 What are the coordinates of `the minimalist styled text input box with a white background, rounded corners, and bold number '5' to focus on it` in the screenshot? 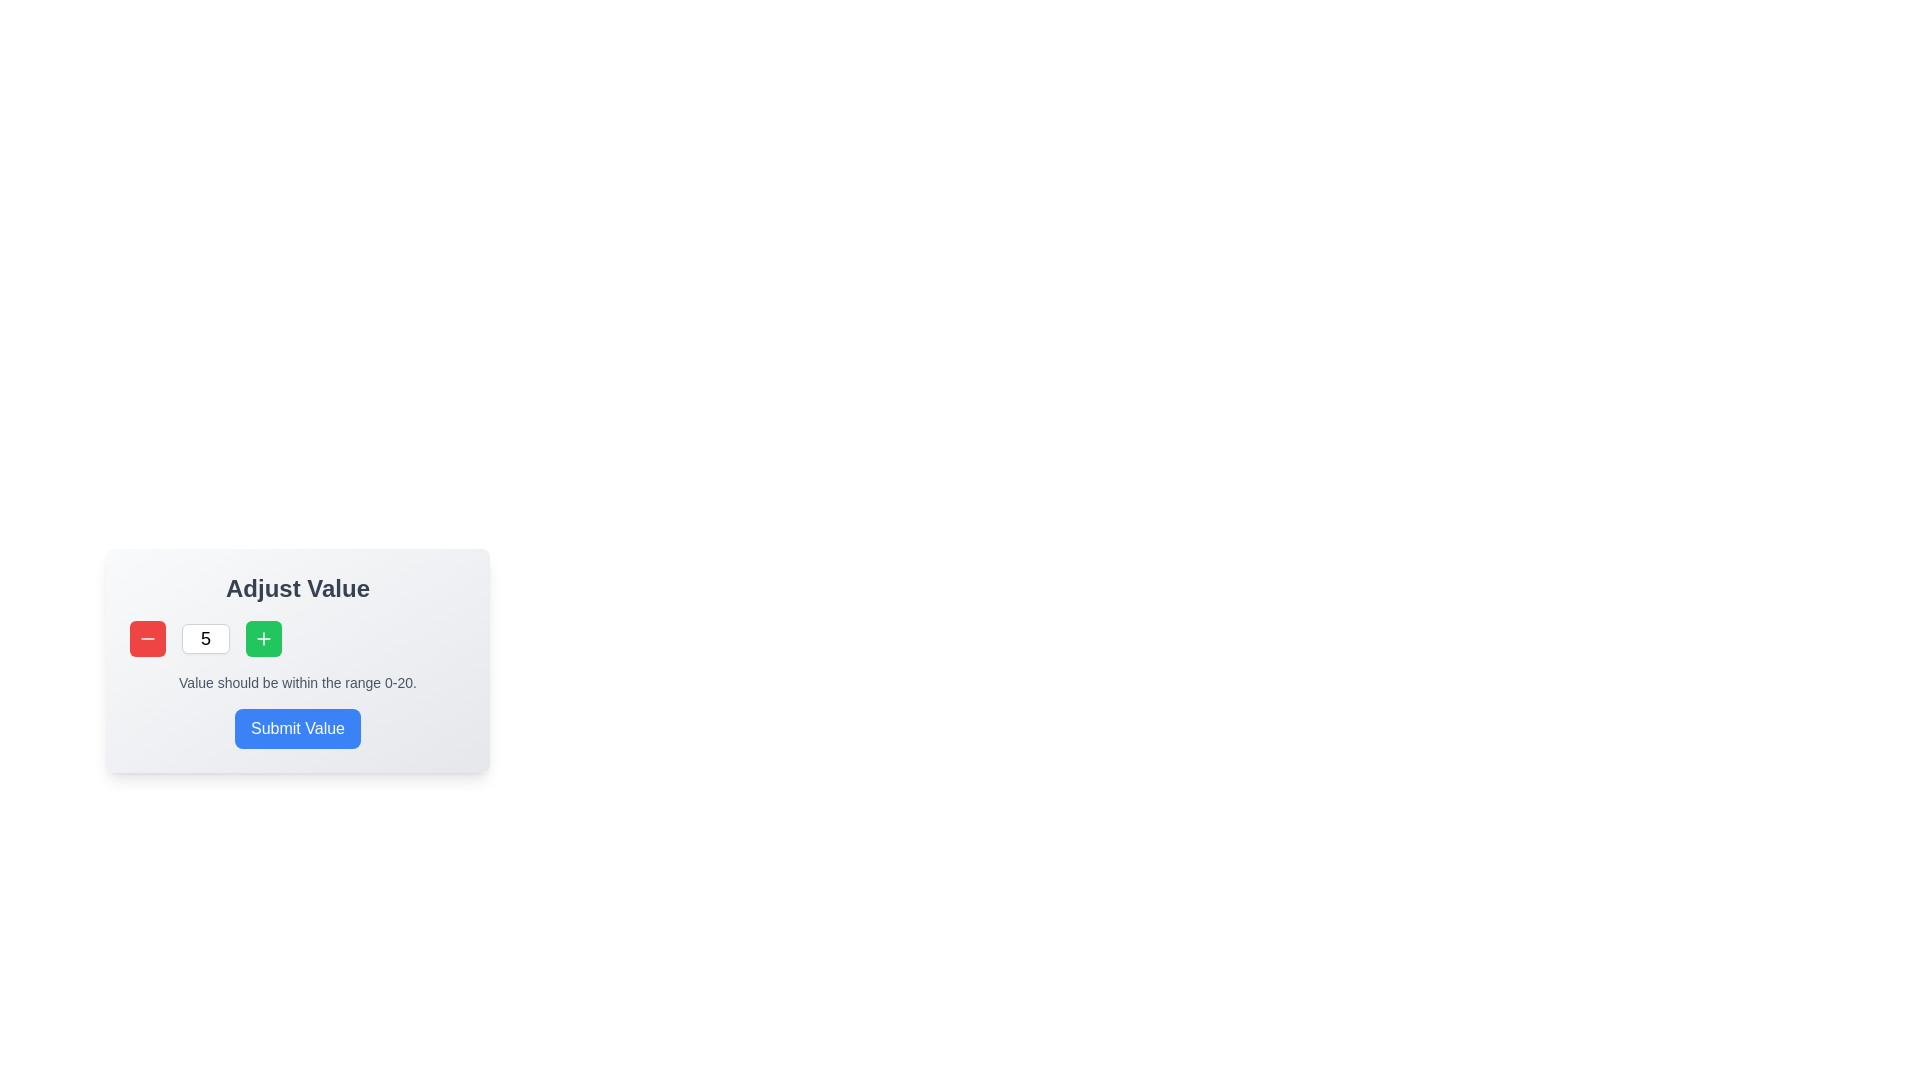 It's located at (206, 639).